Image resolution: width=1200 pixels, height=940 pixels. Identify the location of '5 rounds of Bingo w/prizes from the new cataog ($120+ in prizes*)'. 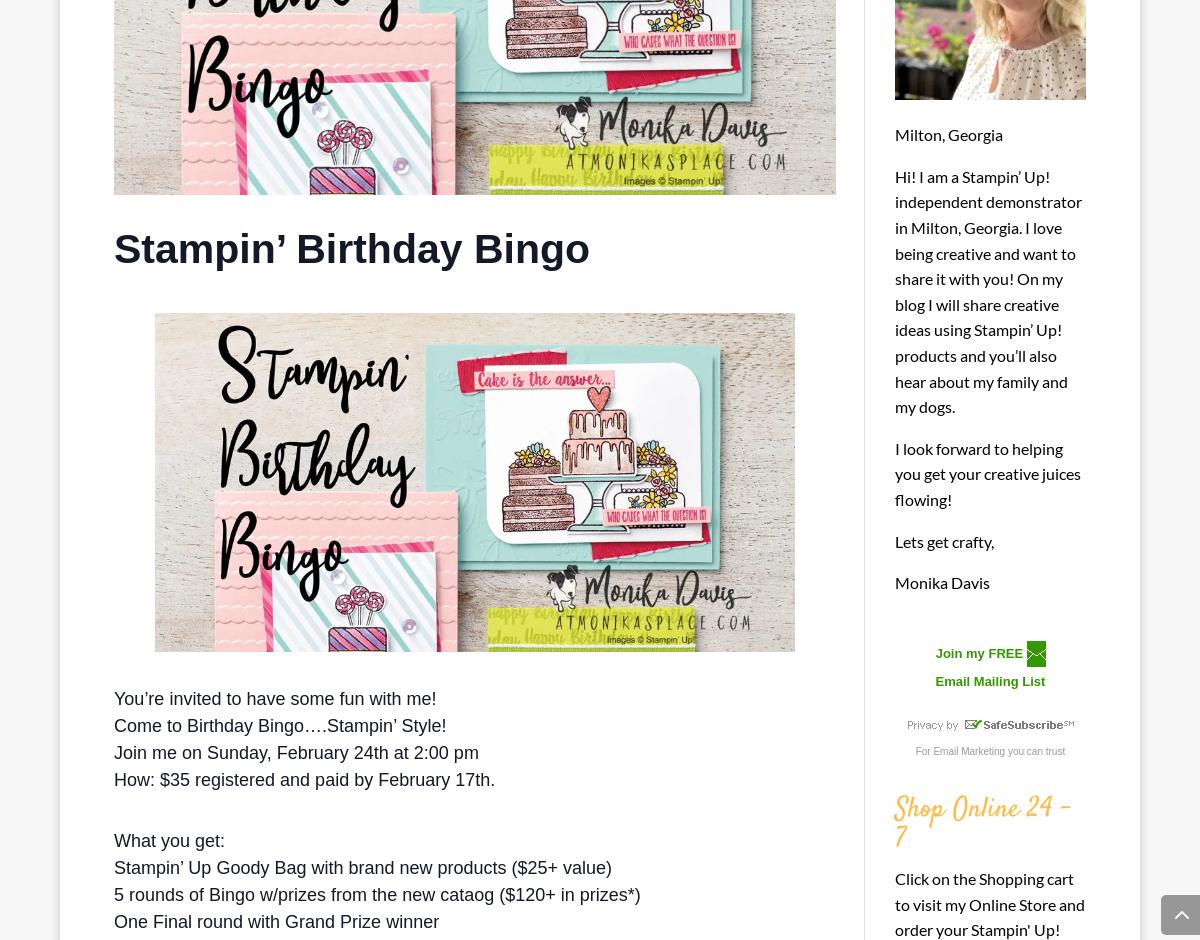
(114, 894).